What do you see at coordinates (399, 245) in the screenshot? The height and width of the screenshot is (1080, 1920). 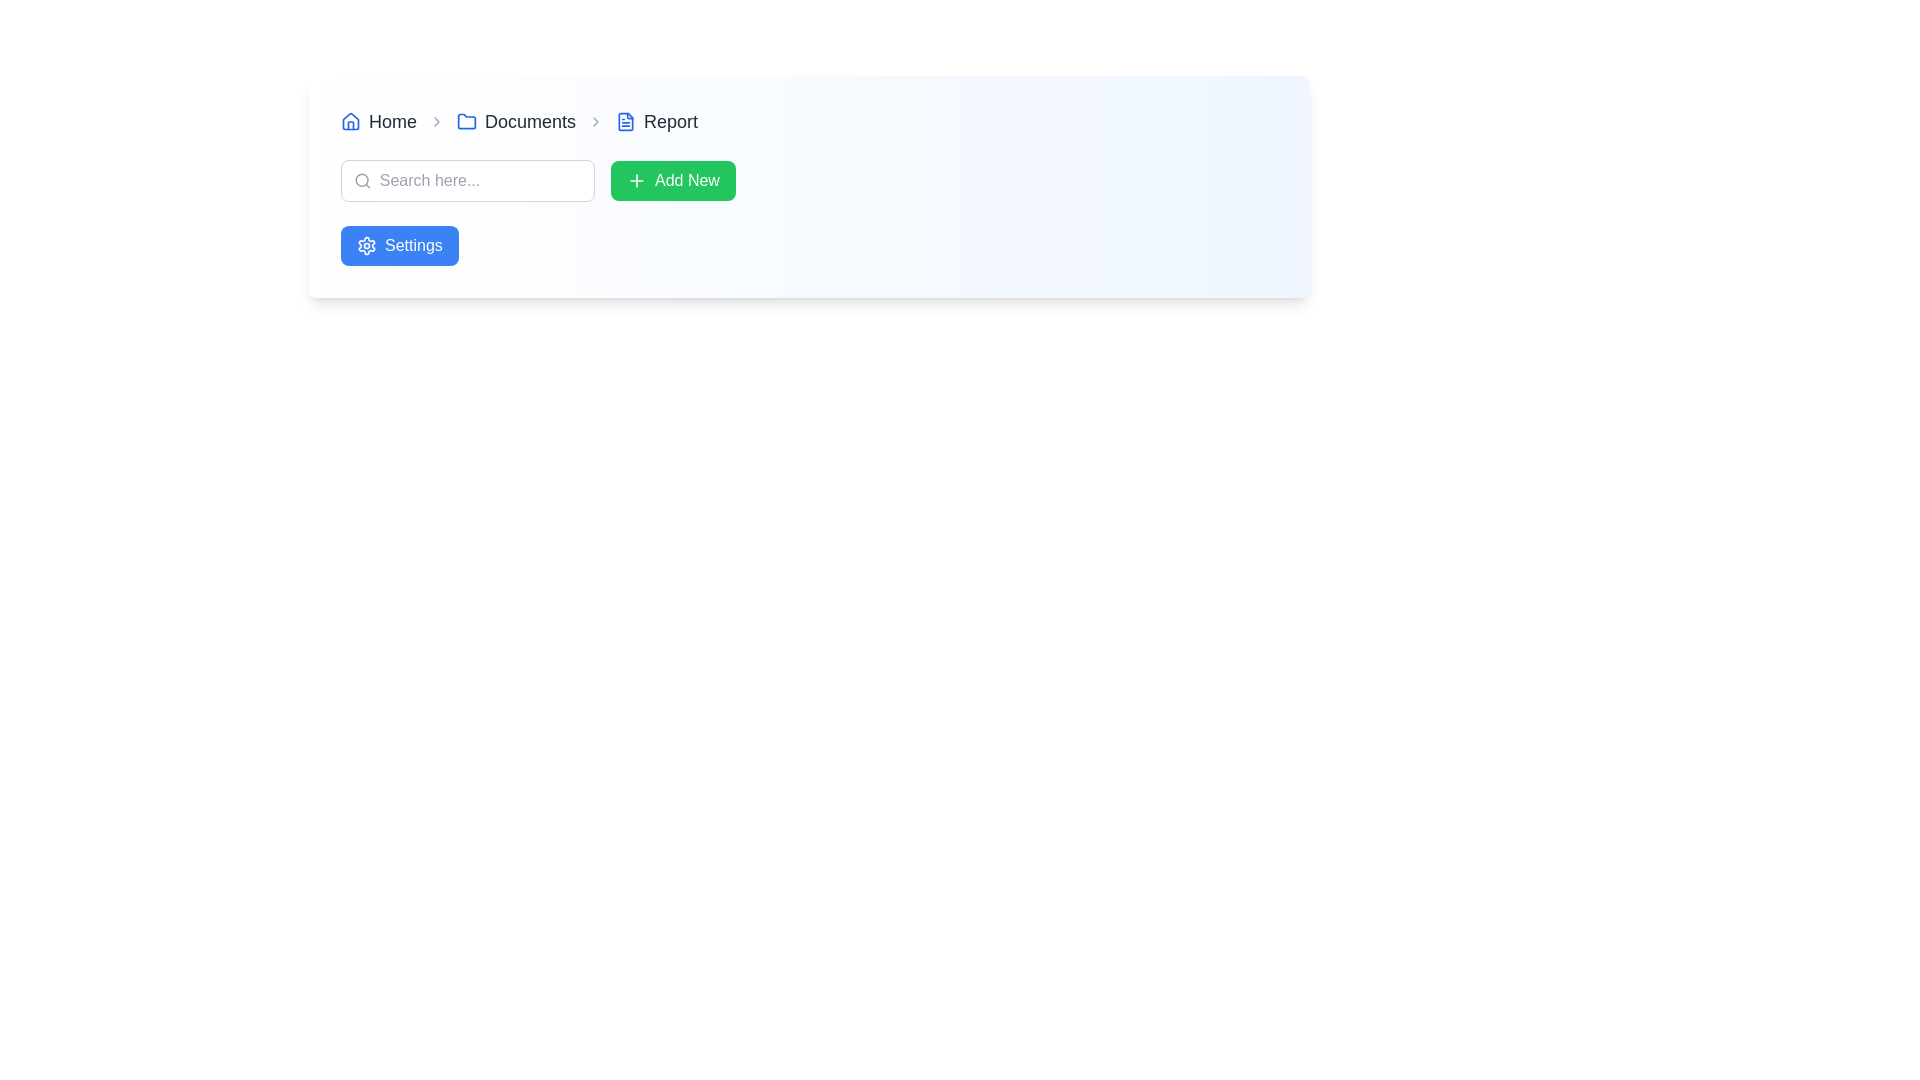 I see `the blue rounded button labeled 'Settings' with a gear icon` at bounding box center [399, 245].